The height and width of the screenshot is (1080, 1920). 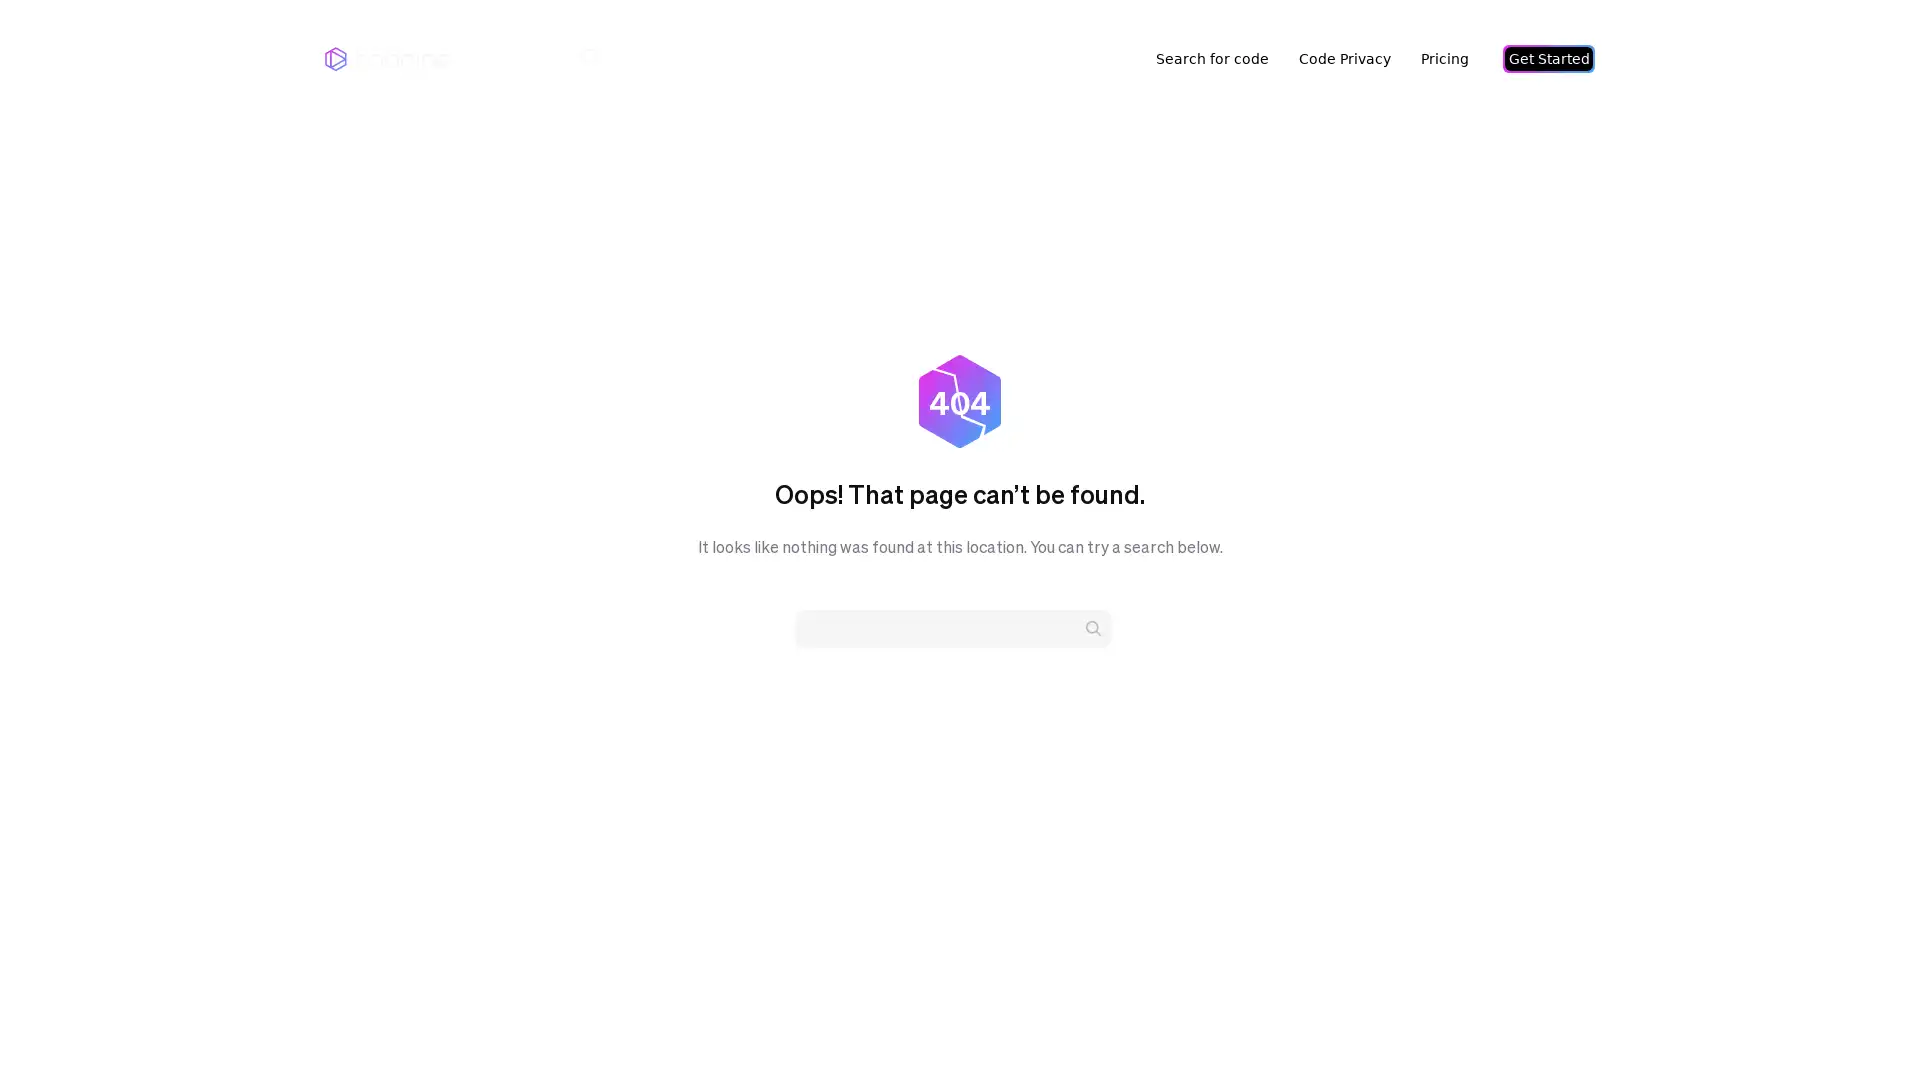 What do you see at coordinates (1860, 1026) in the screenshot?
I see `Open` at bounding box center [1860, 1026].